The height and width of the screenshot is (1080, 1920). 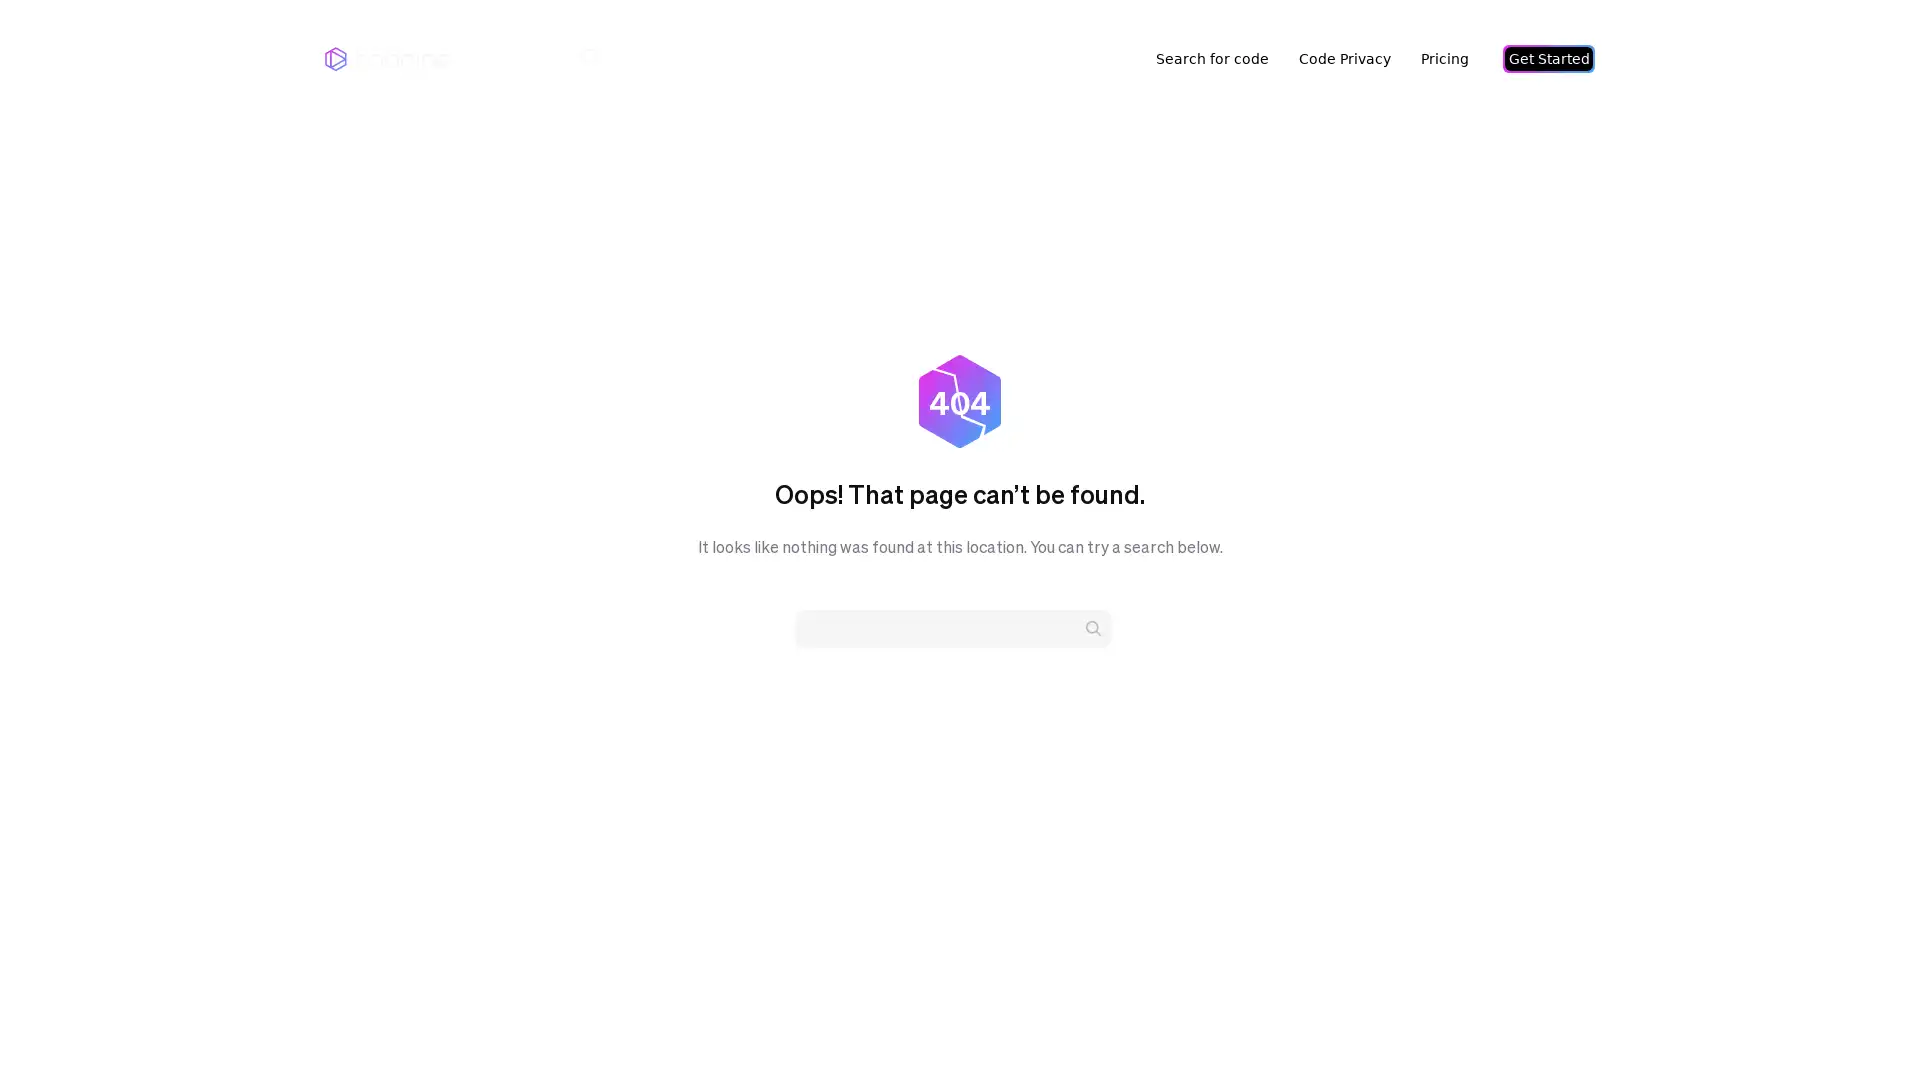 What do you see at coordinates (1860, 1026) in the screenshot?
I see `Open` at bounding box center [1860, 1026].